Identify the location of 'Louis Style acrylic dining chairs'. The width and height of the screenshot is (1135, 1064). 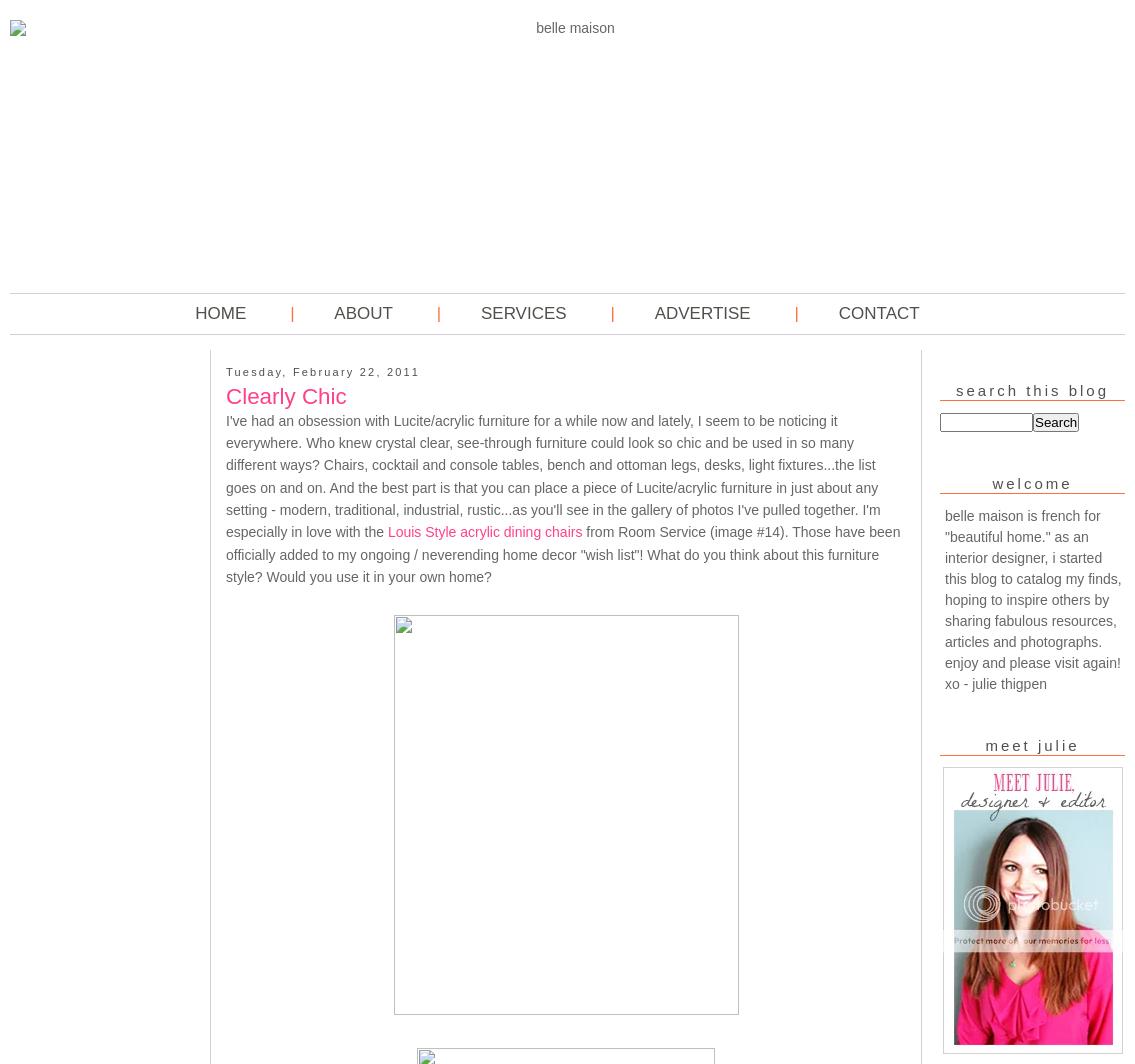
(483, 532).